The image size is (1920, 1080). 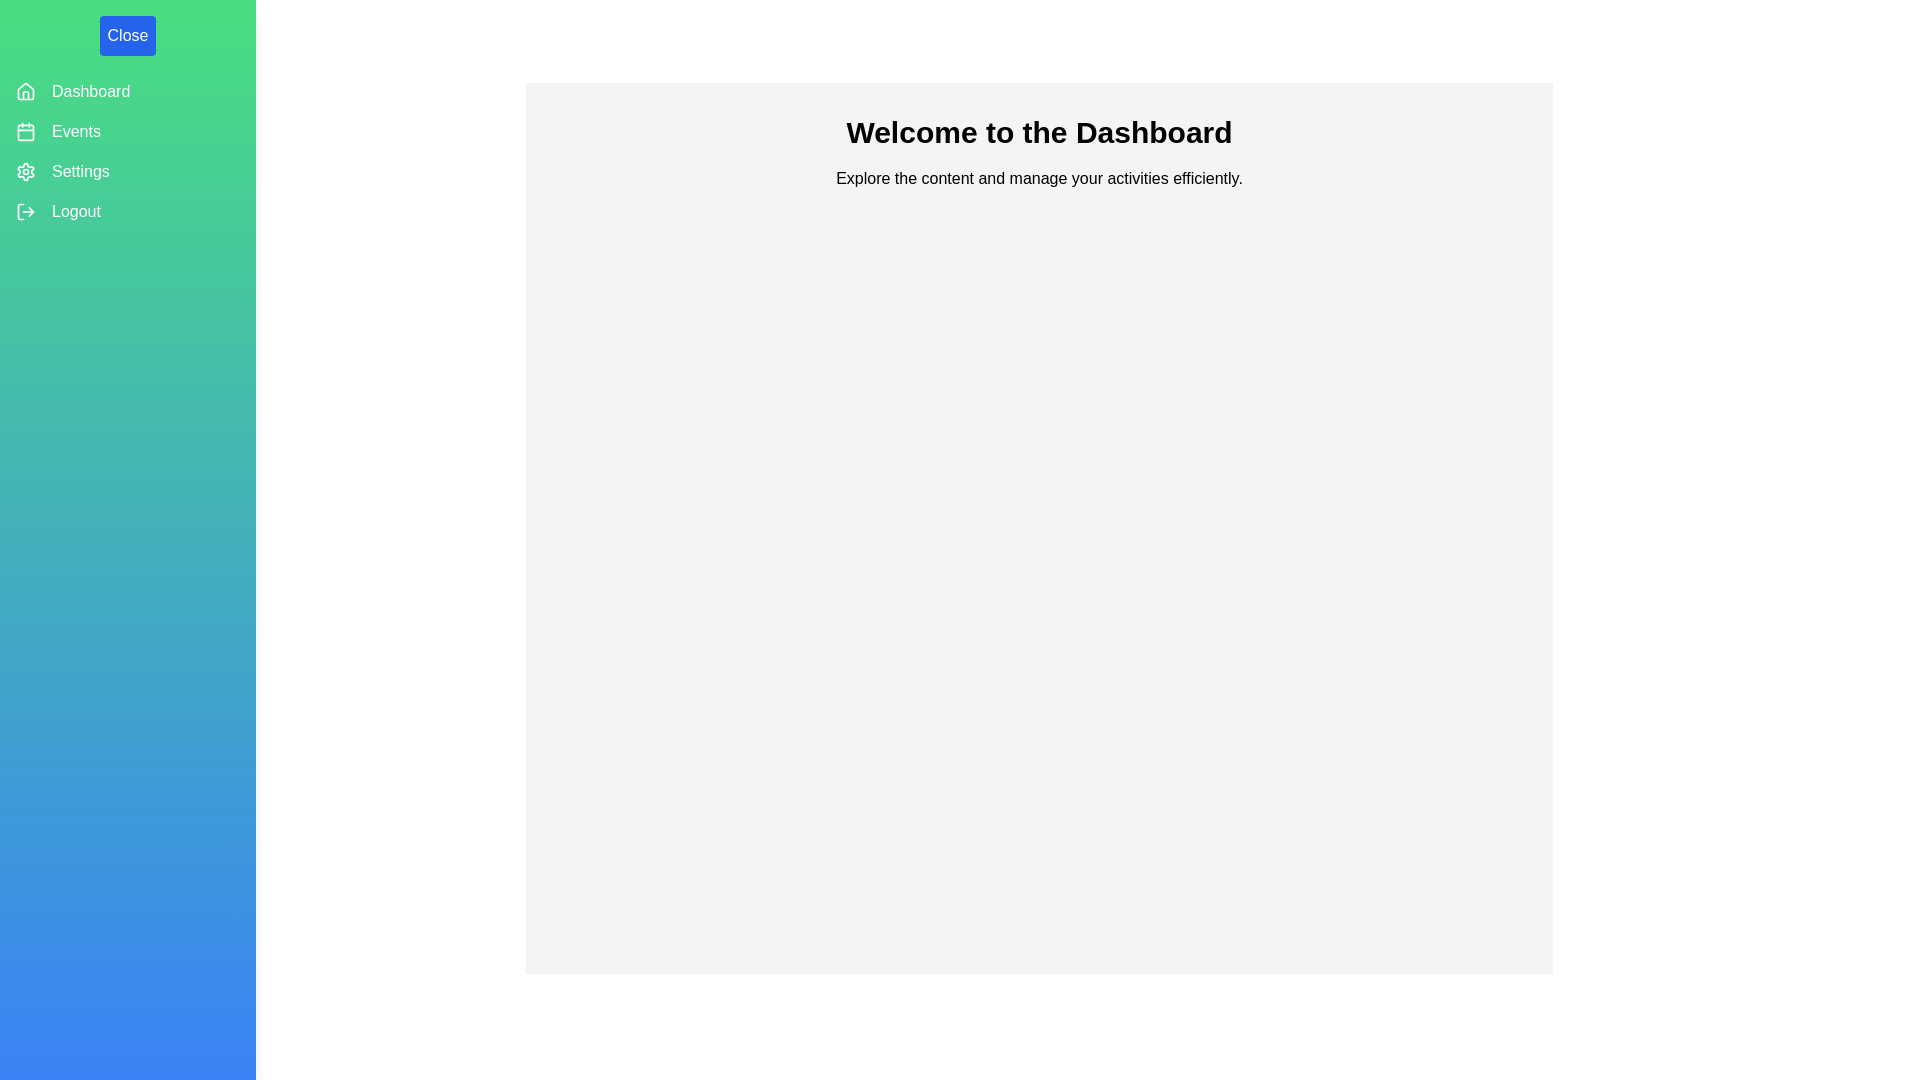 What do you see at coordinates (127, 131) in the screenshot?
I see `the 'Events' menu item in the drawer navigation` at bounding box center [127, 131].